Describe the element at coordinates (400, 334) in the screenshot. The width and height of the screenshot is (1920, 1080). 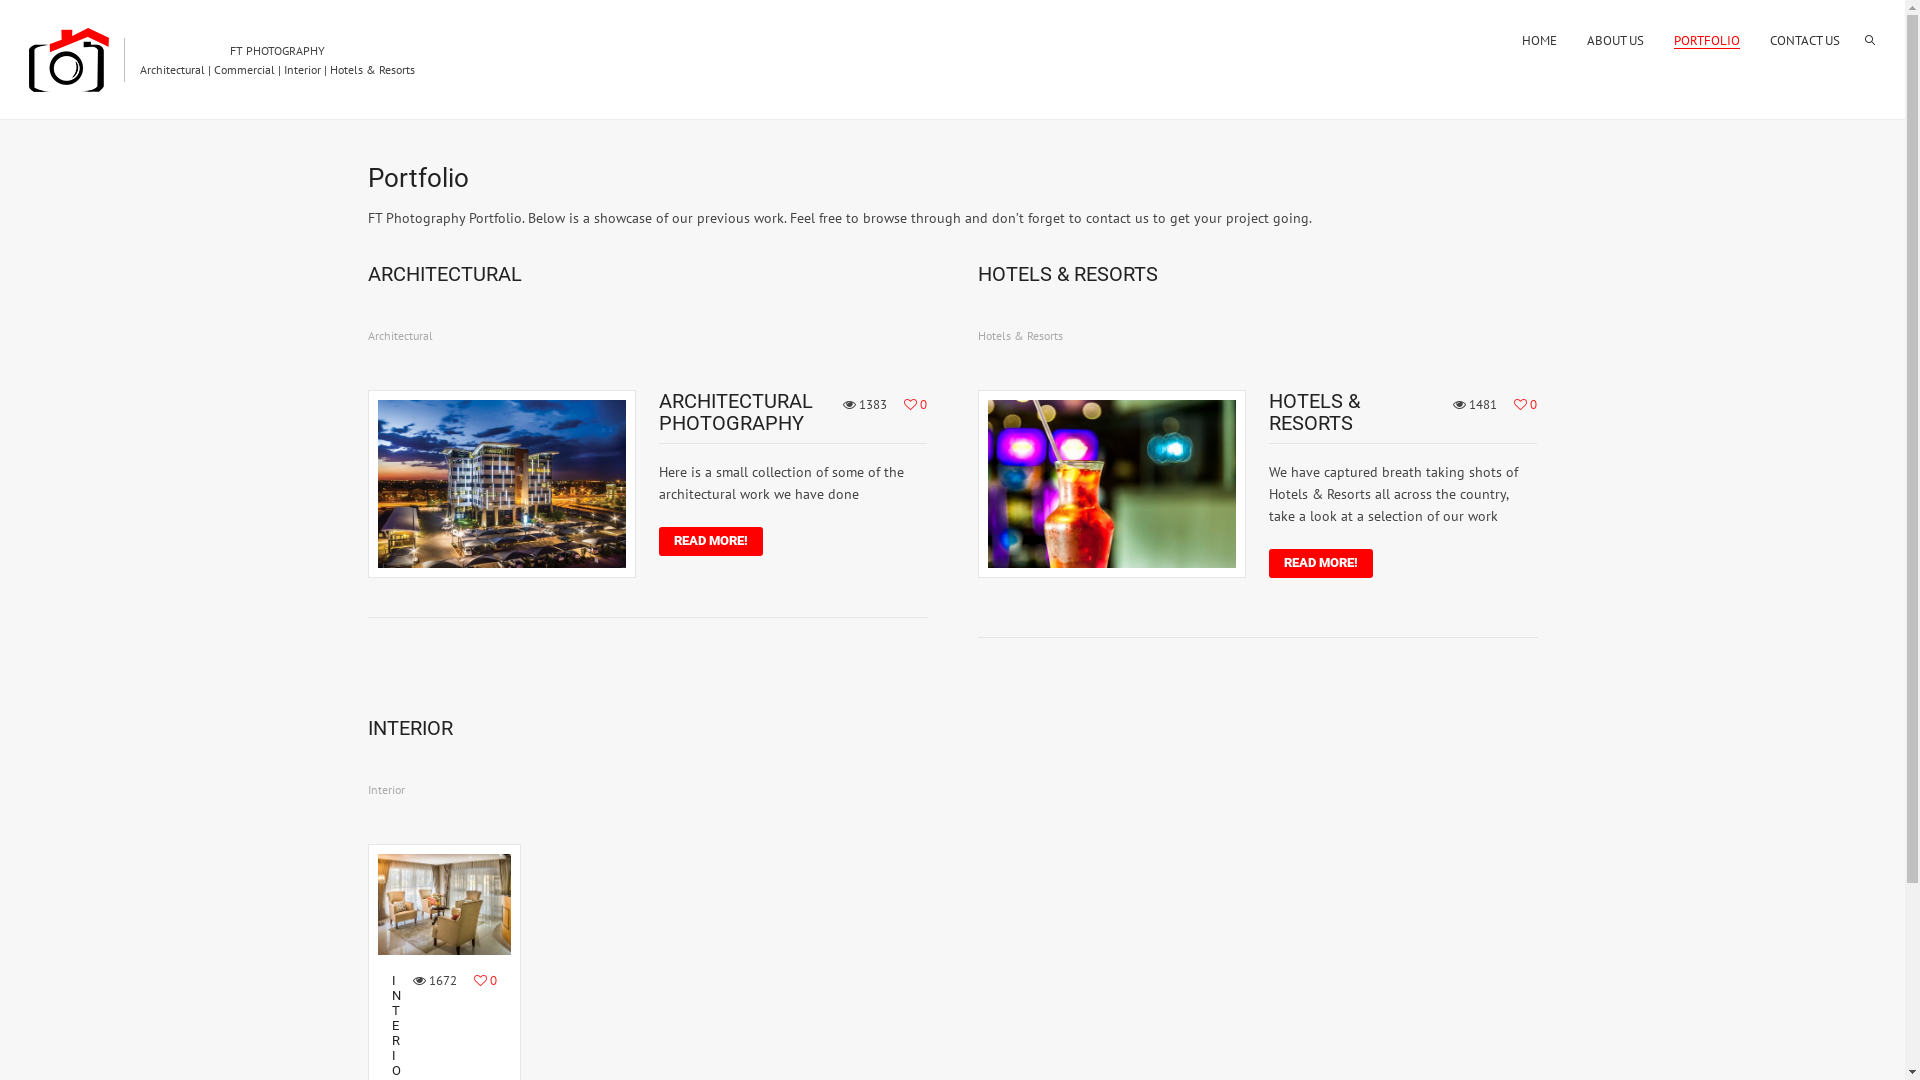
I see `'Architectural'` at that location.